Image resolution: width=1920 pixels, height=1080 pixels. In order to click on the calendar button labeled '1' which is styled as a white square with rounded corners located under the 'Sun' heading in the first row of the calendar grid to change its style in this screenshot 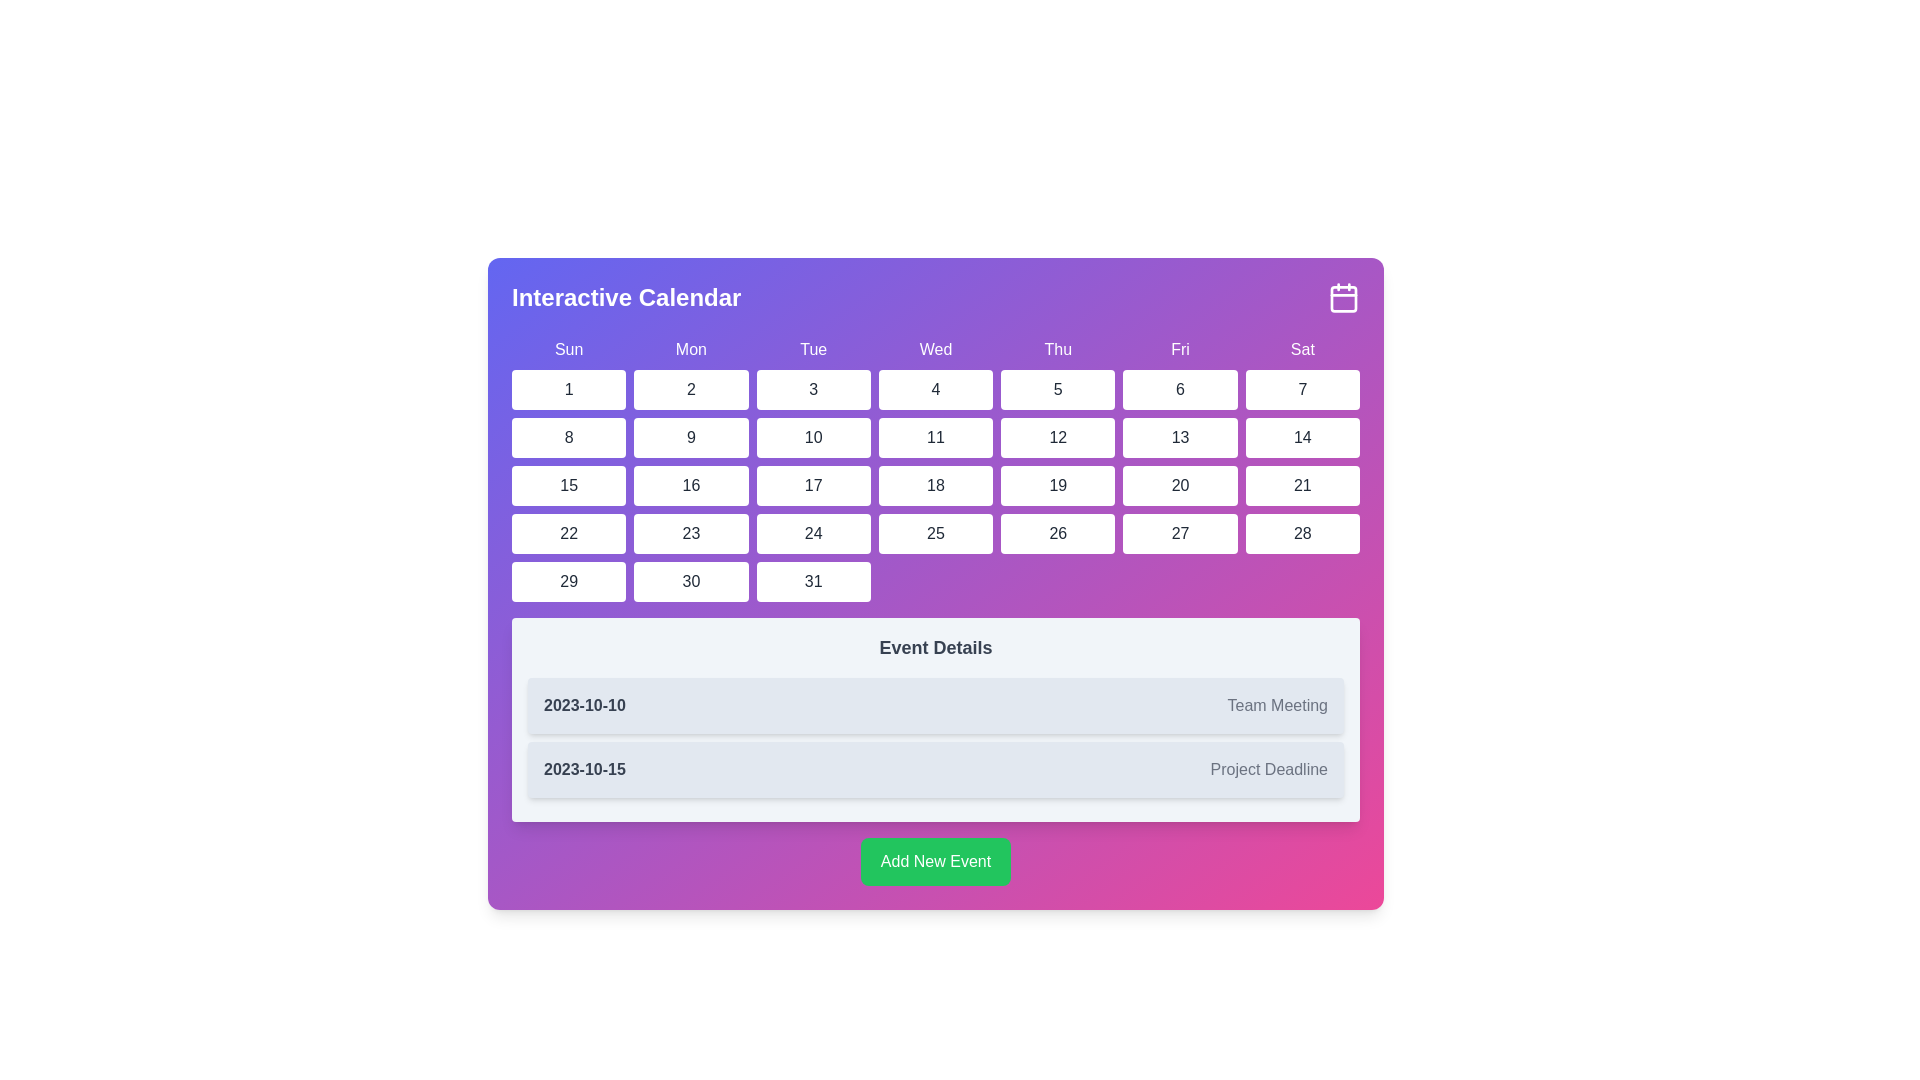, I will do `click(568, 389)`.